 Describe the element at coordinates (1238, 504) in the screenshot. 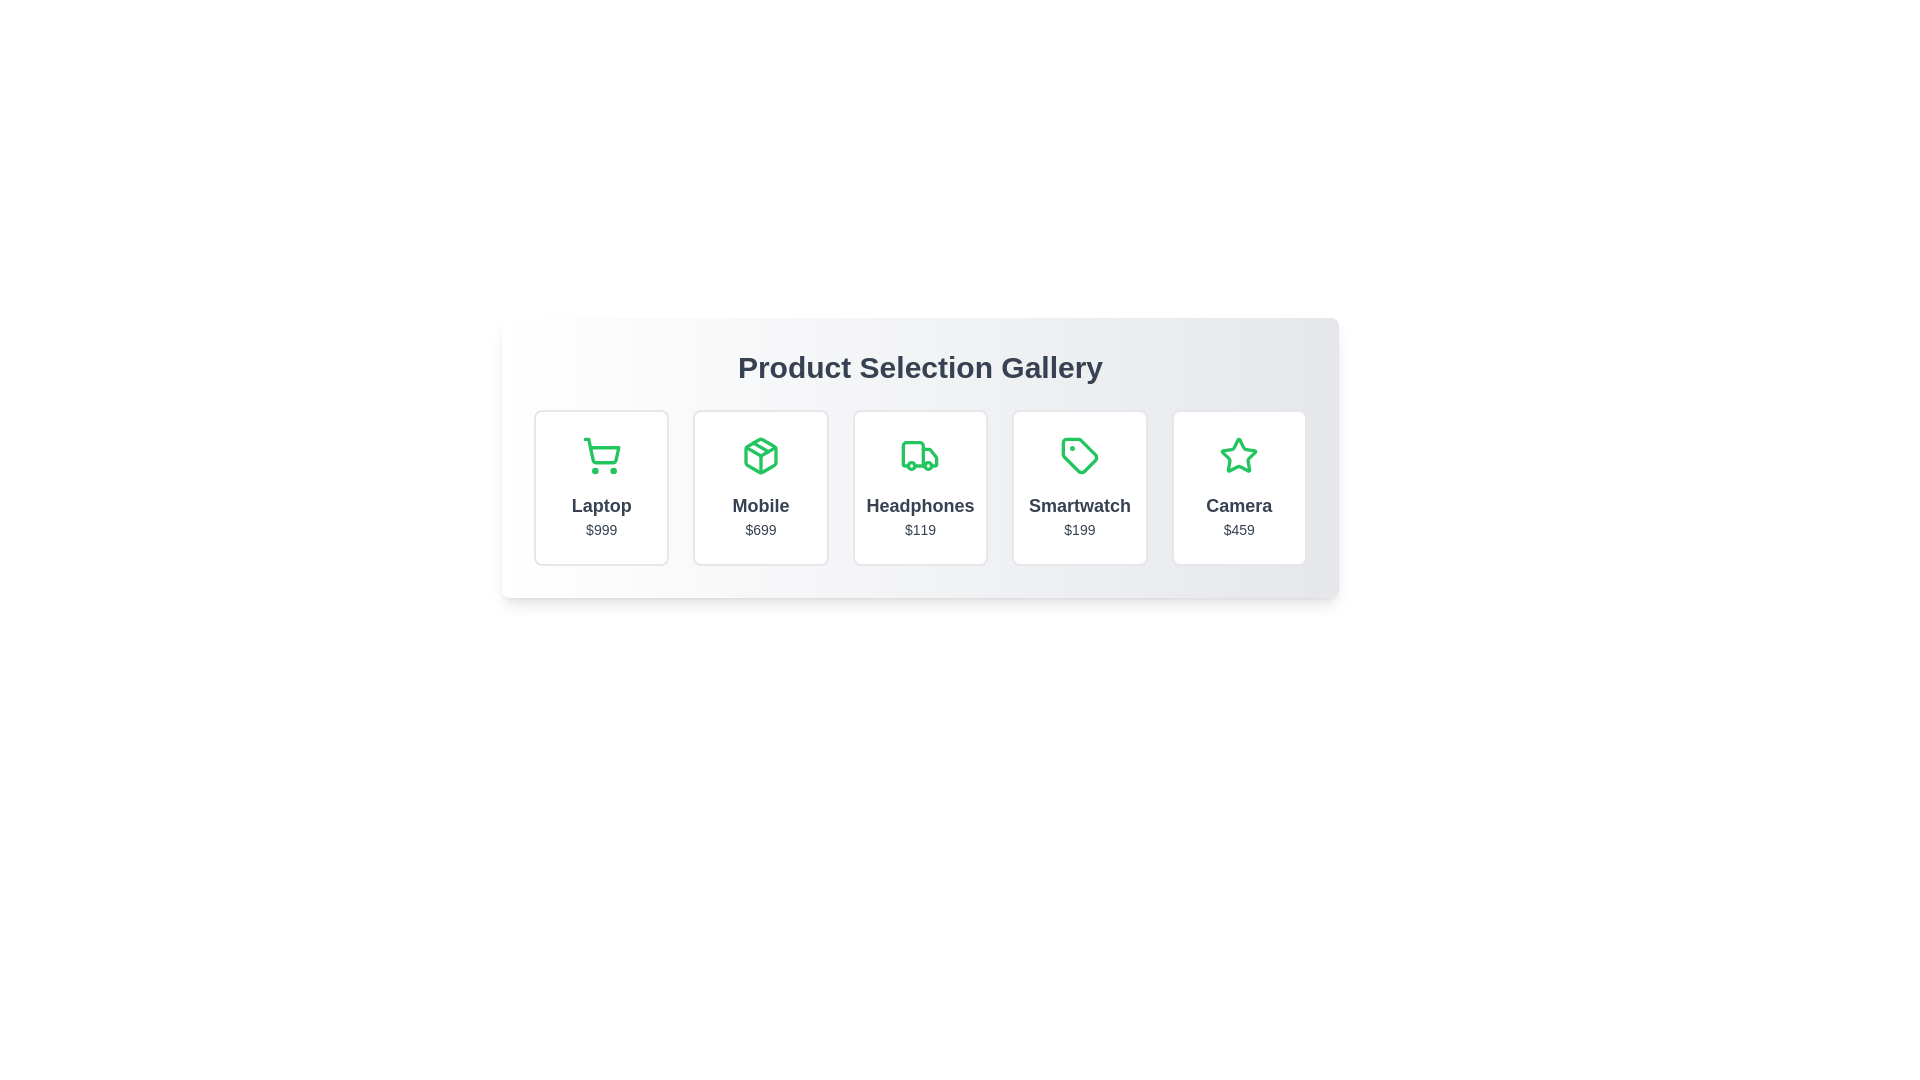

I see `the 'Camera' text label which is displayed in bold, large font as part of the product listing card in the horizontal gallery` at that location.